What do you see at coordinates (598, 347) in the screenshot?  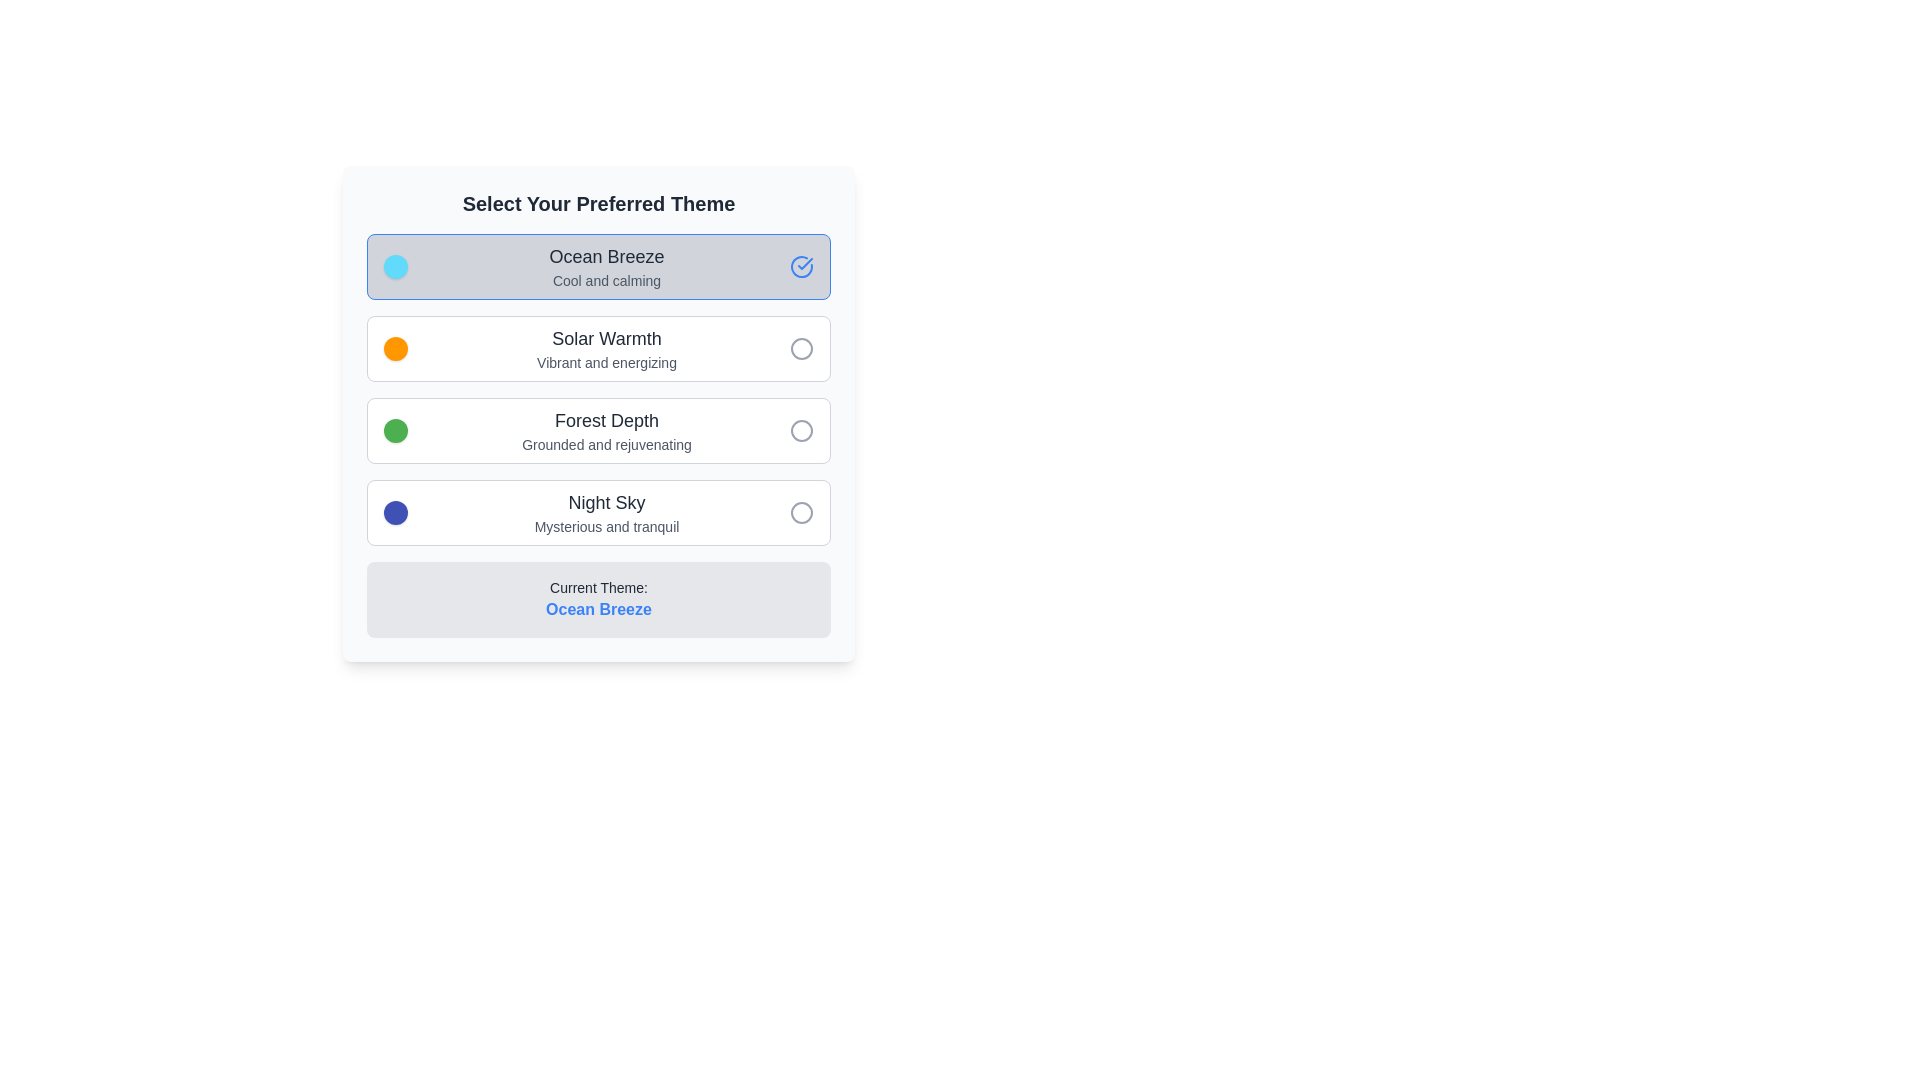 I see `the 'Solar Warmth' selectable list item with a radio button, which is the second option in the list under 'Select Your Preferred Theme'` at bounding box center [598, 347].